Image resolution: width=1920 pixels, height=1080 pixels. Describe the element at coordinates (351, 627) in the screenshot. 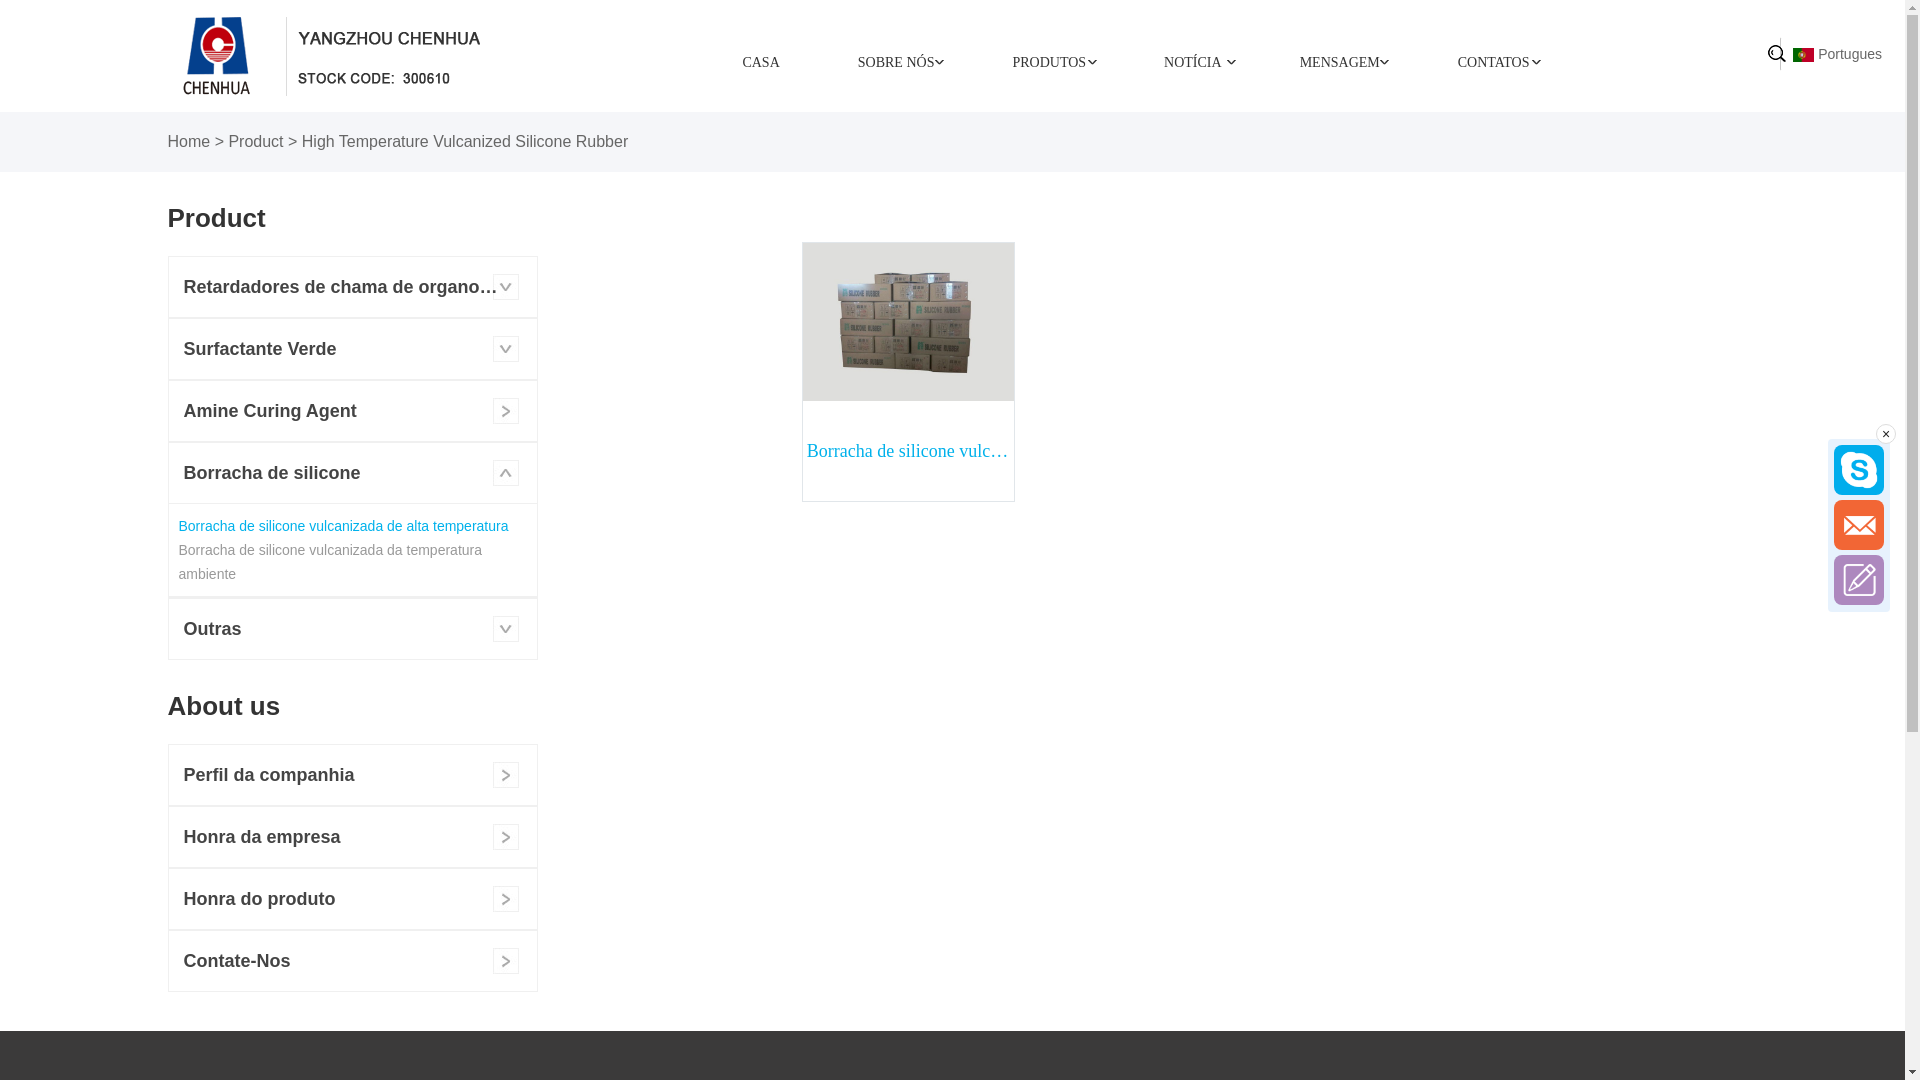

I see `'Outras'` at that location.